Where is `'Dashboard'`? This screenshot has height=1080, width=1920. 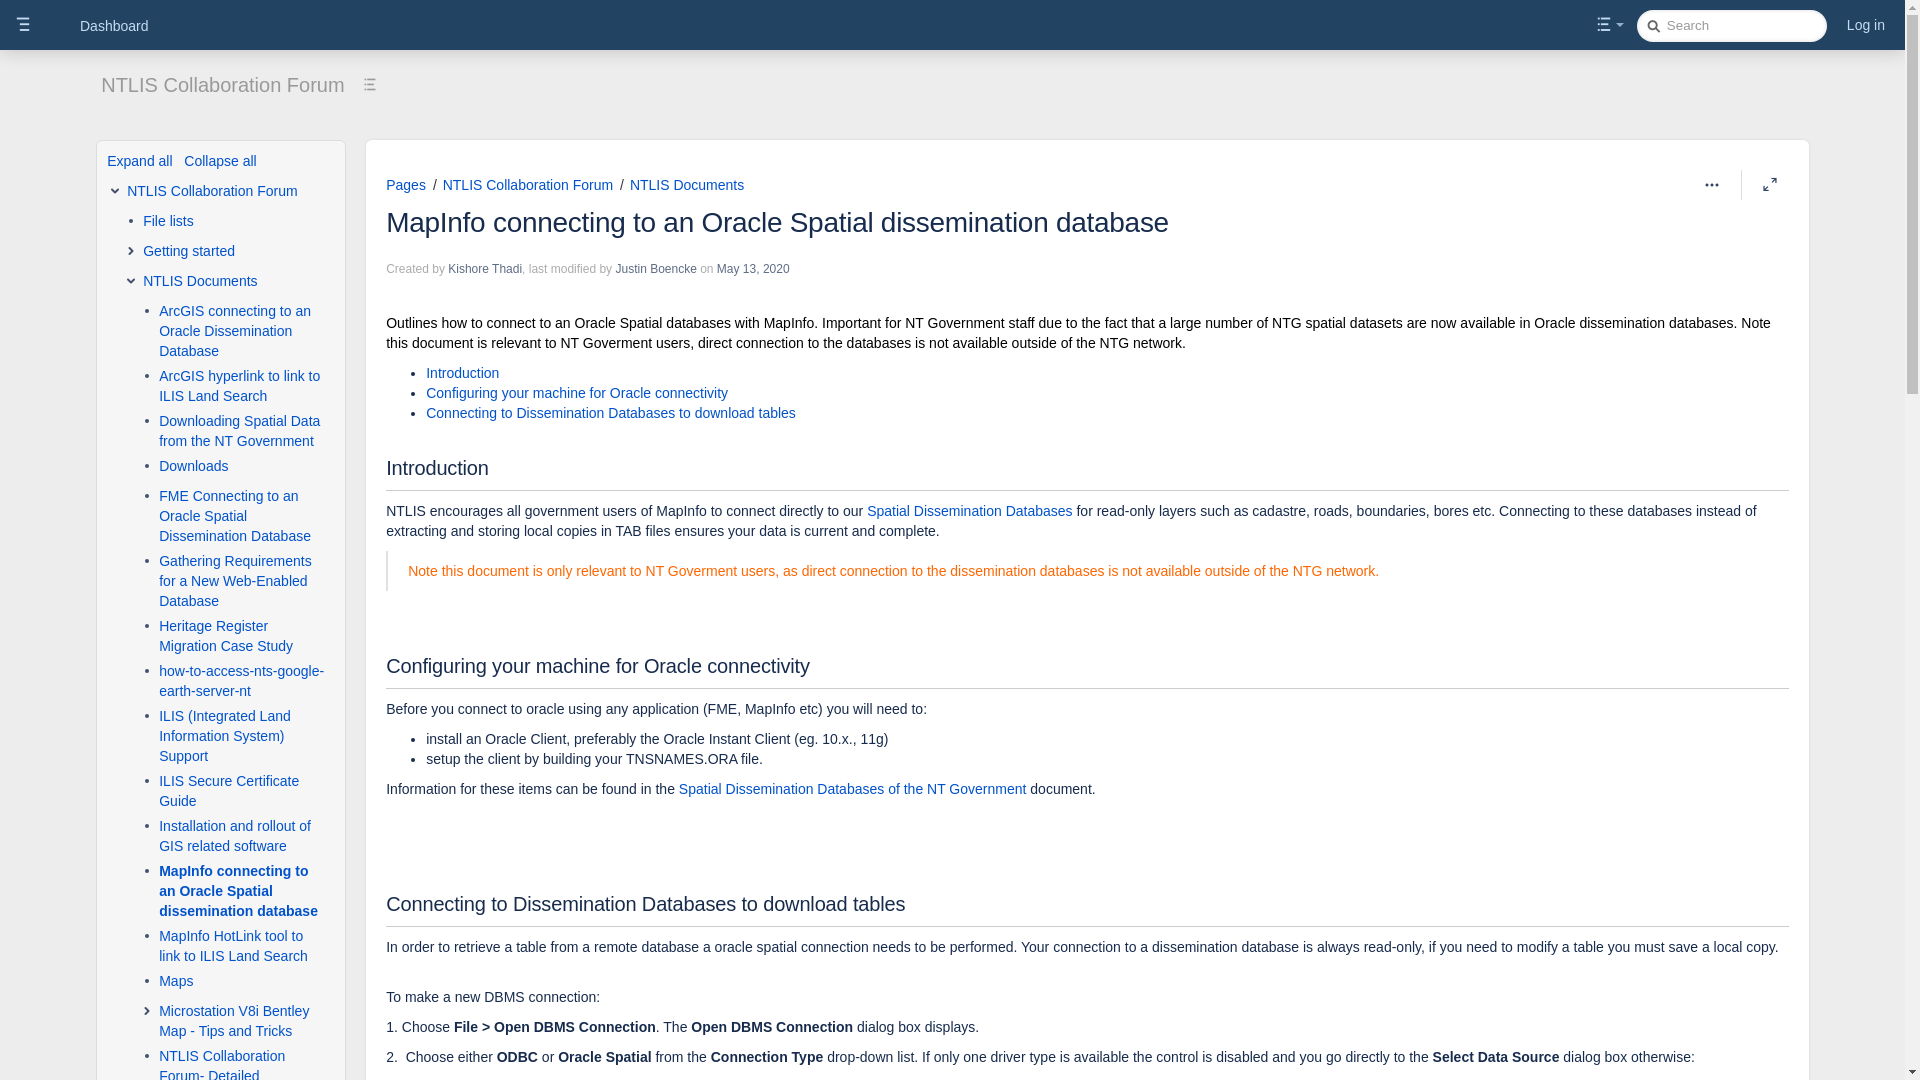
'Dashboard' is located at coordinates (113, 25).